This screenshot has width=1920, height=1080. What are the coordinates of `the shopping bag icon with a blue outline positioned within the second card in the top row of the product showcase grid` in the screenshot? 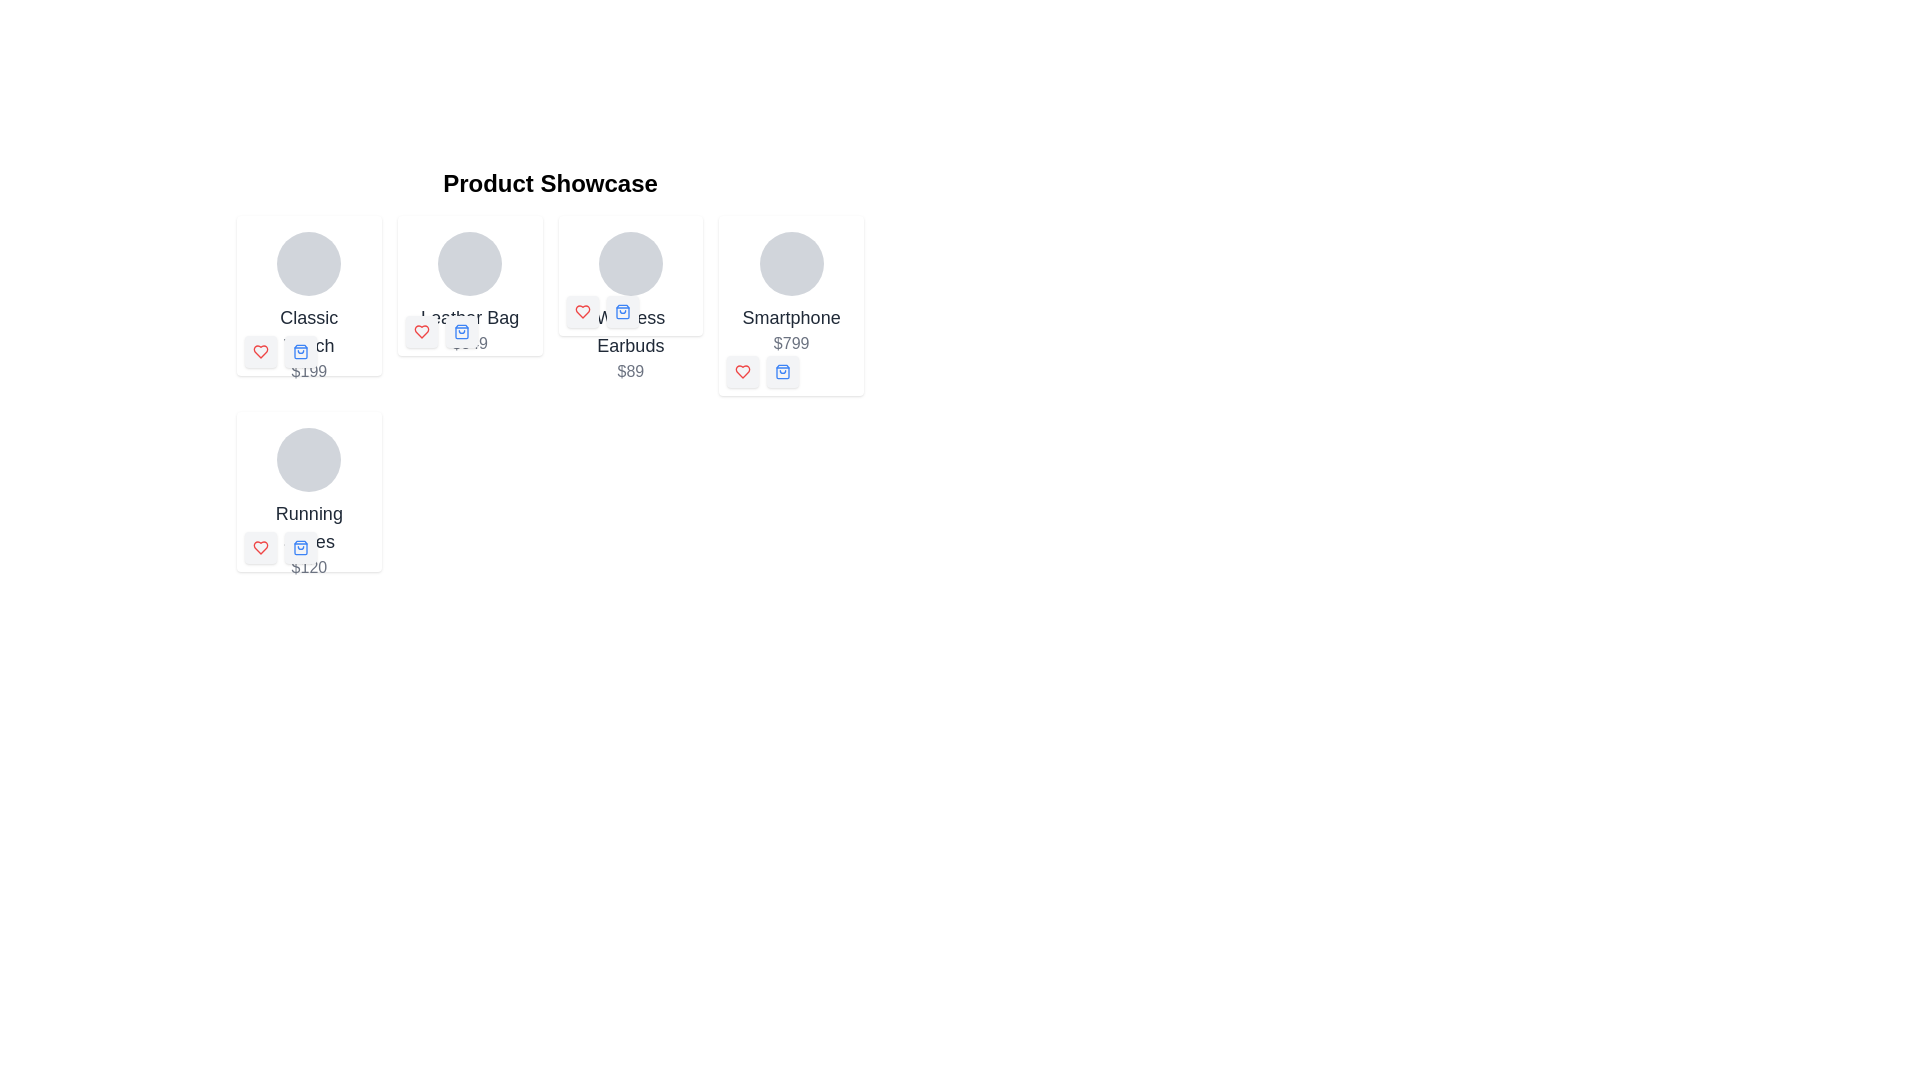 It's located at (300, 350).